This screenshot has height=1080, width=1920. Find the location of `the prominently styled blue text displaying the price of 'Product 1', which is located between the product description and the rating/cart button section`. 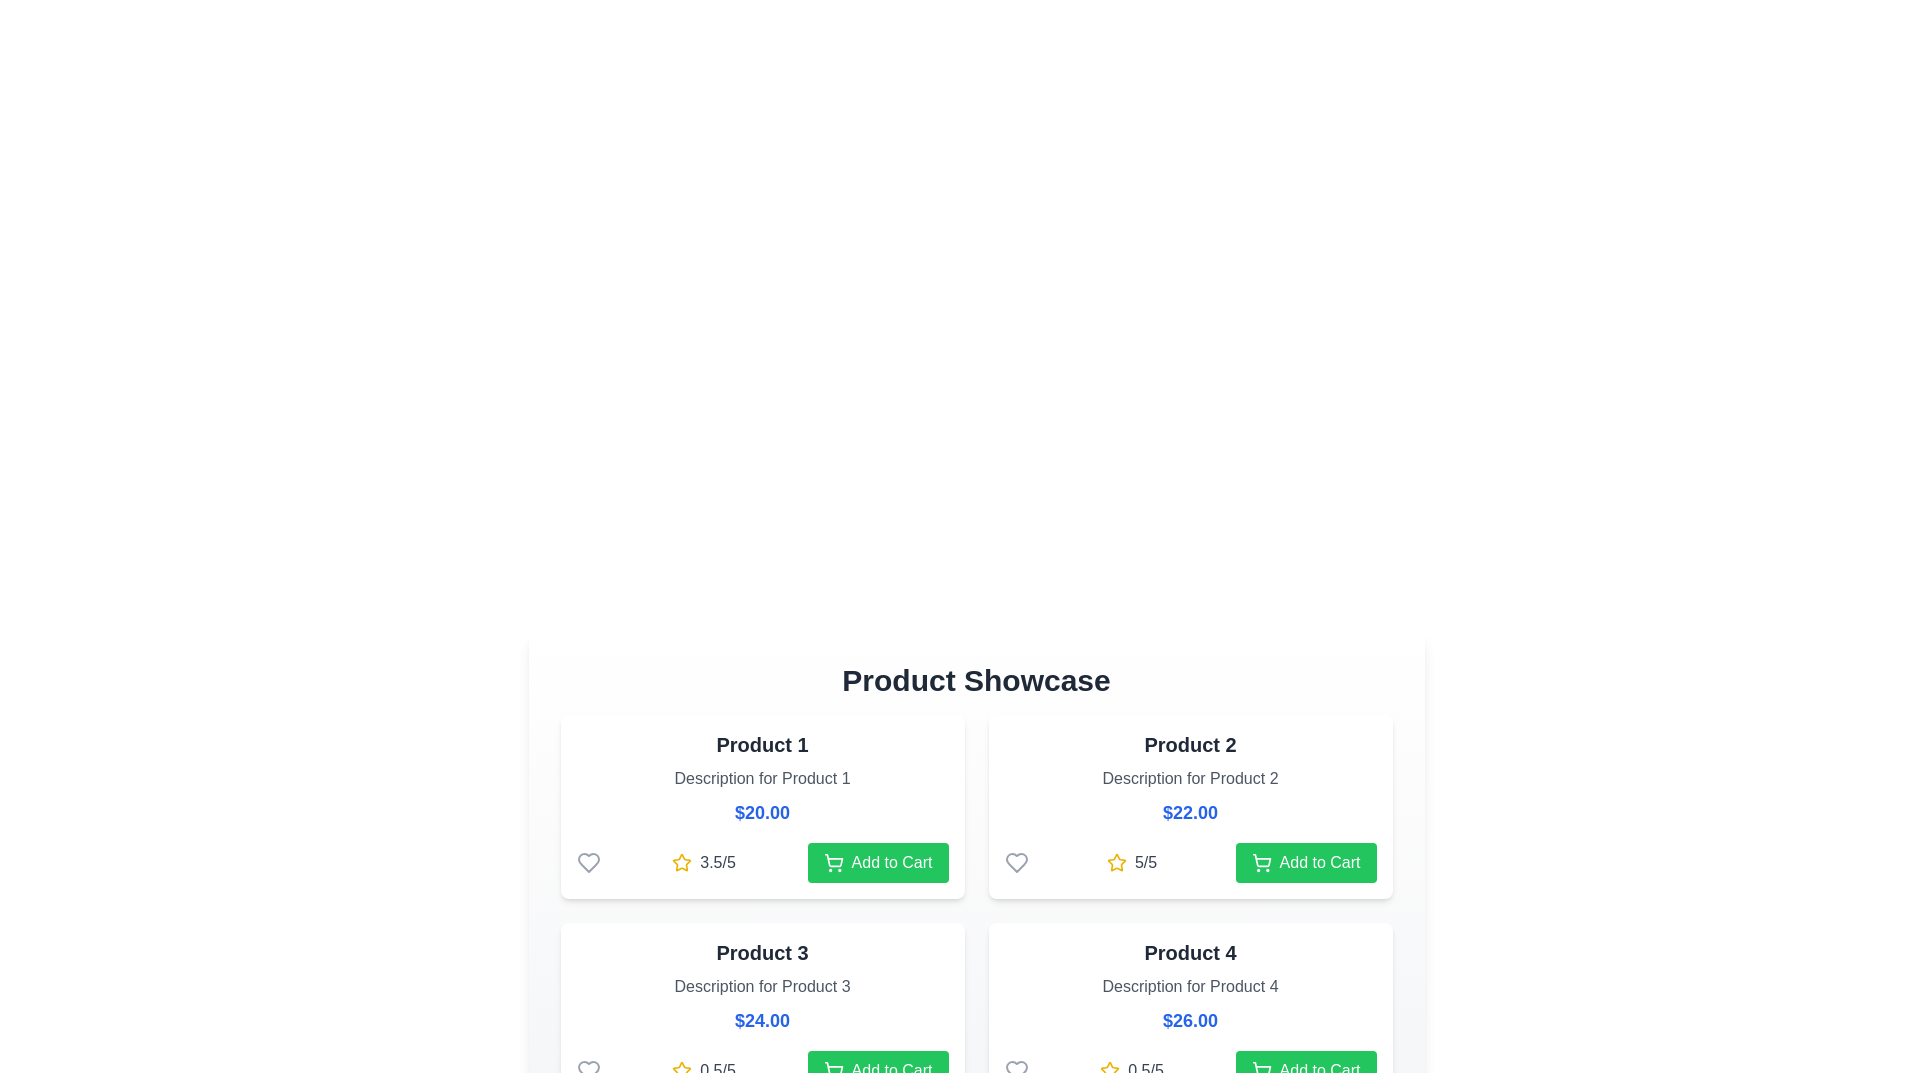

the prominently styled blue text displaying the price of 'Product 1', which is located between the product description and the rating/cart button section is located at coordinates (761, 813).